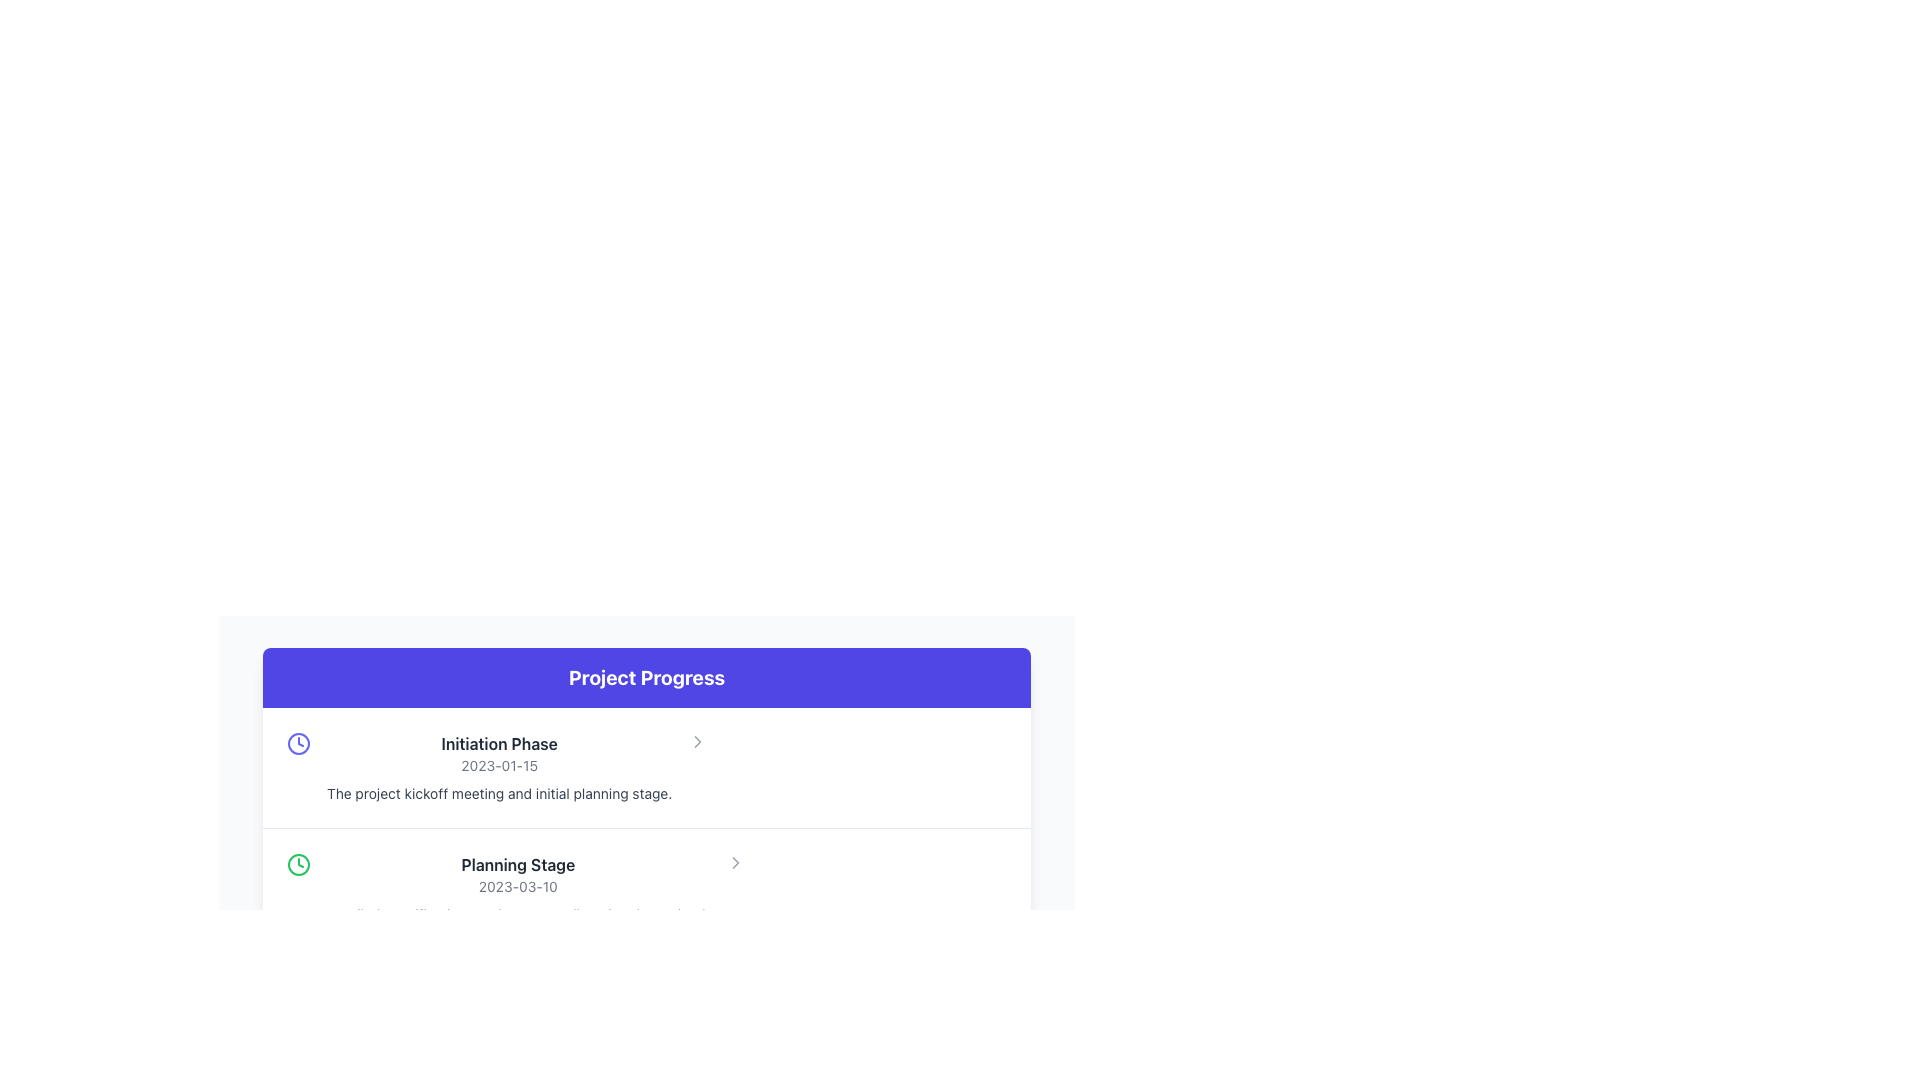 This screenshot has width=1920, height=1080. I want to click on the navigation link icon for the 'Planning Stage', so click(734, 862).